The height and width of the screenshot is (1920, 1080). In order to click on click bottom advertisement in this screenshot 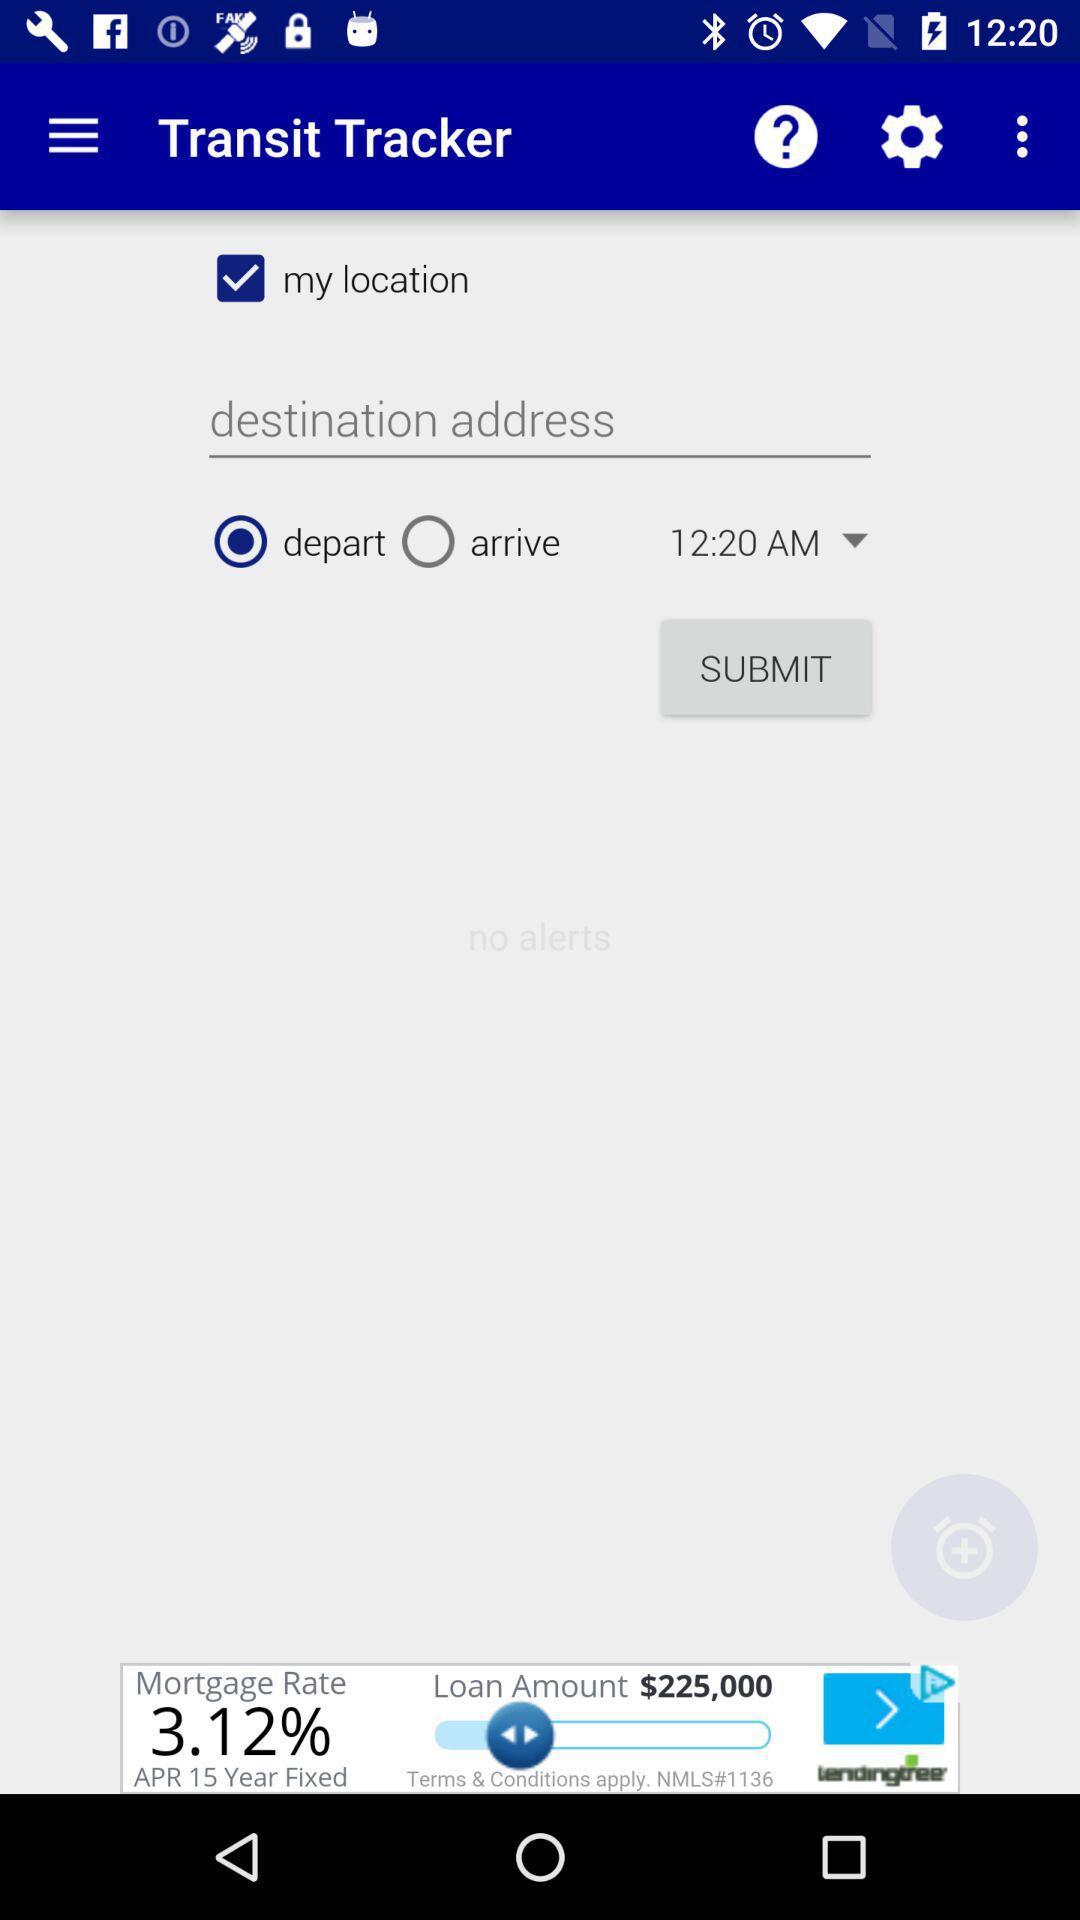, I will do `click(540, 1727)`.